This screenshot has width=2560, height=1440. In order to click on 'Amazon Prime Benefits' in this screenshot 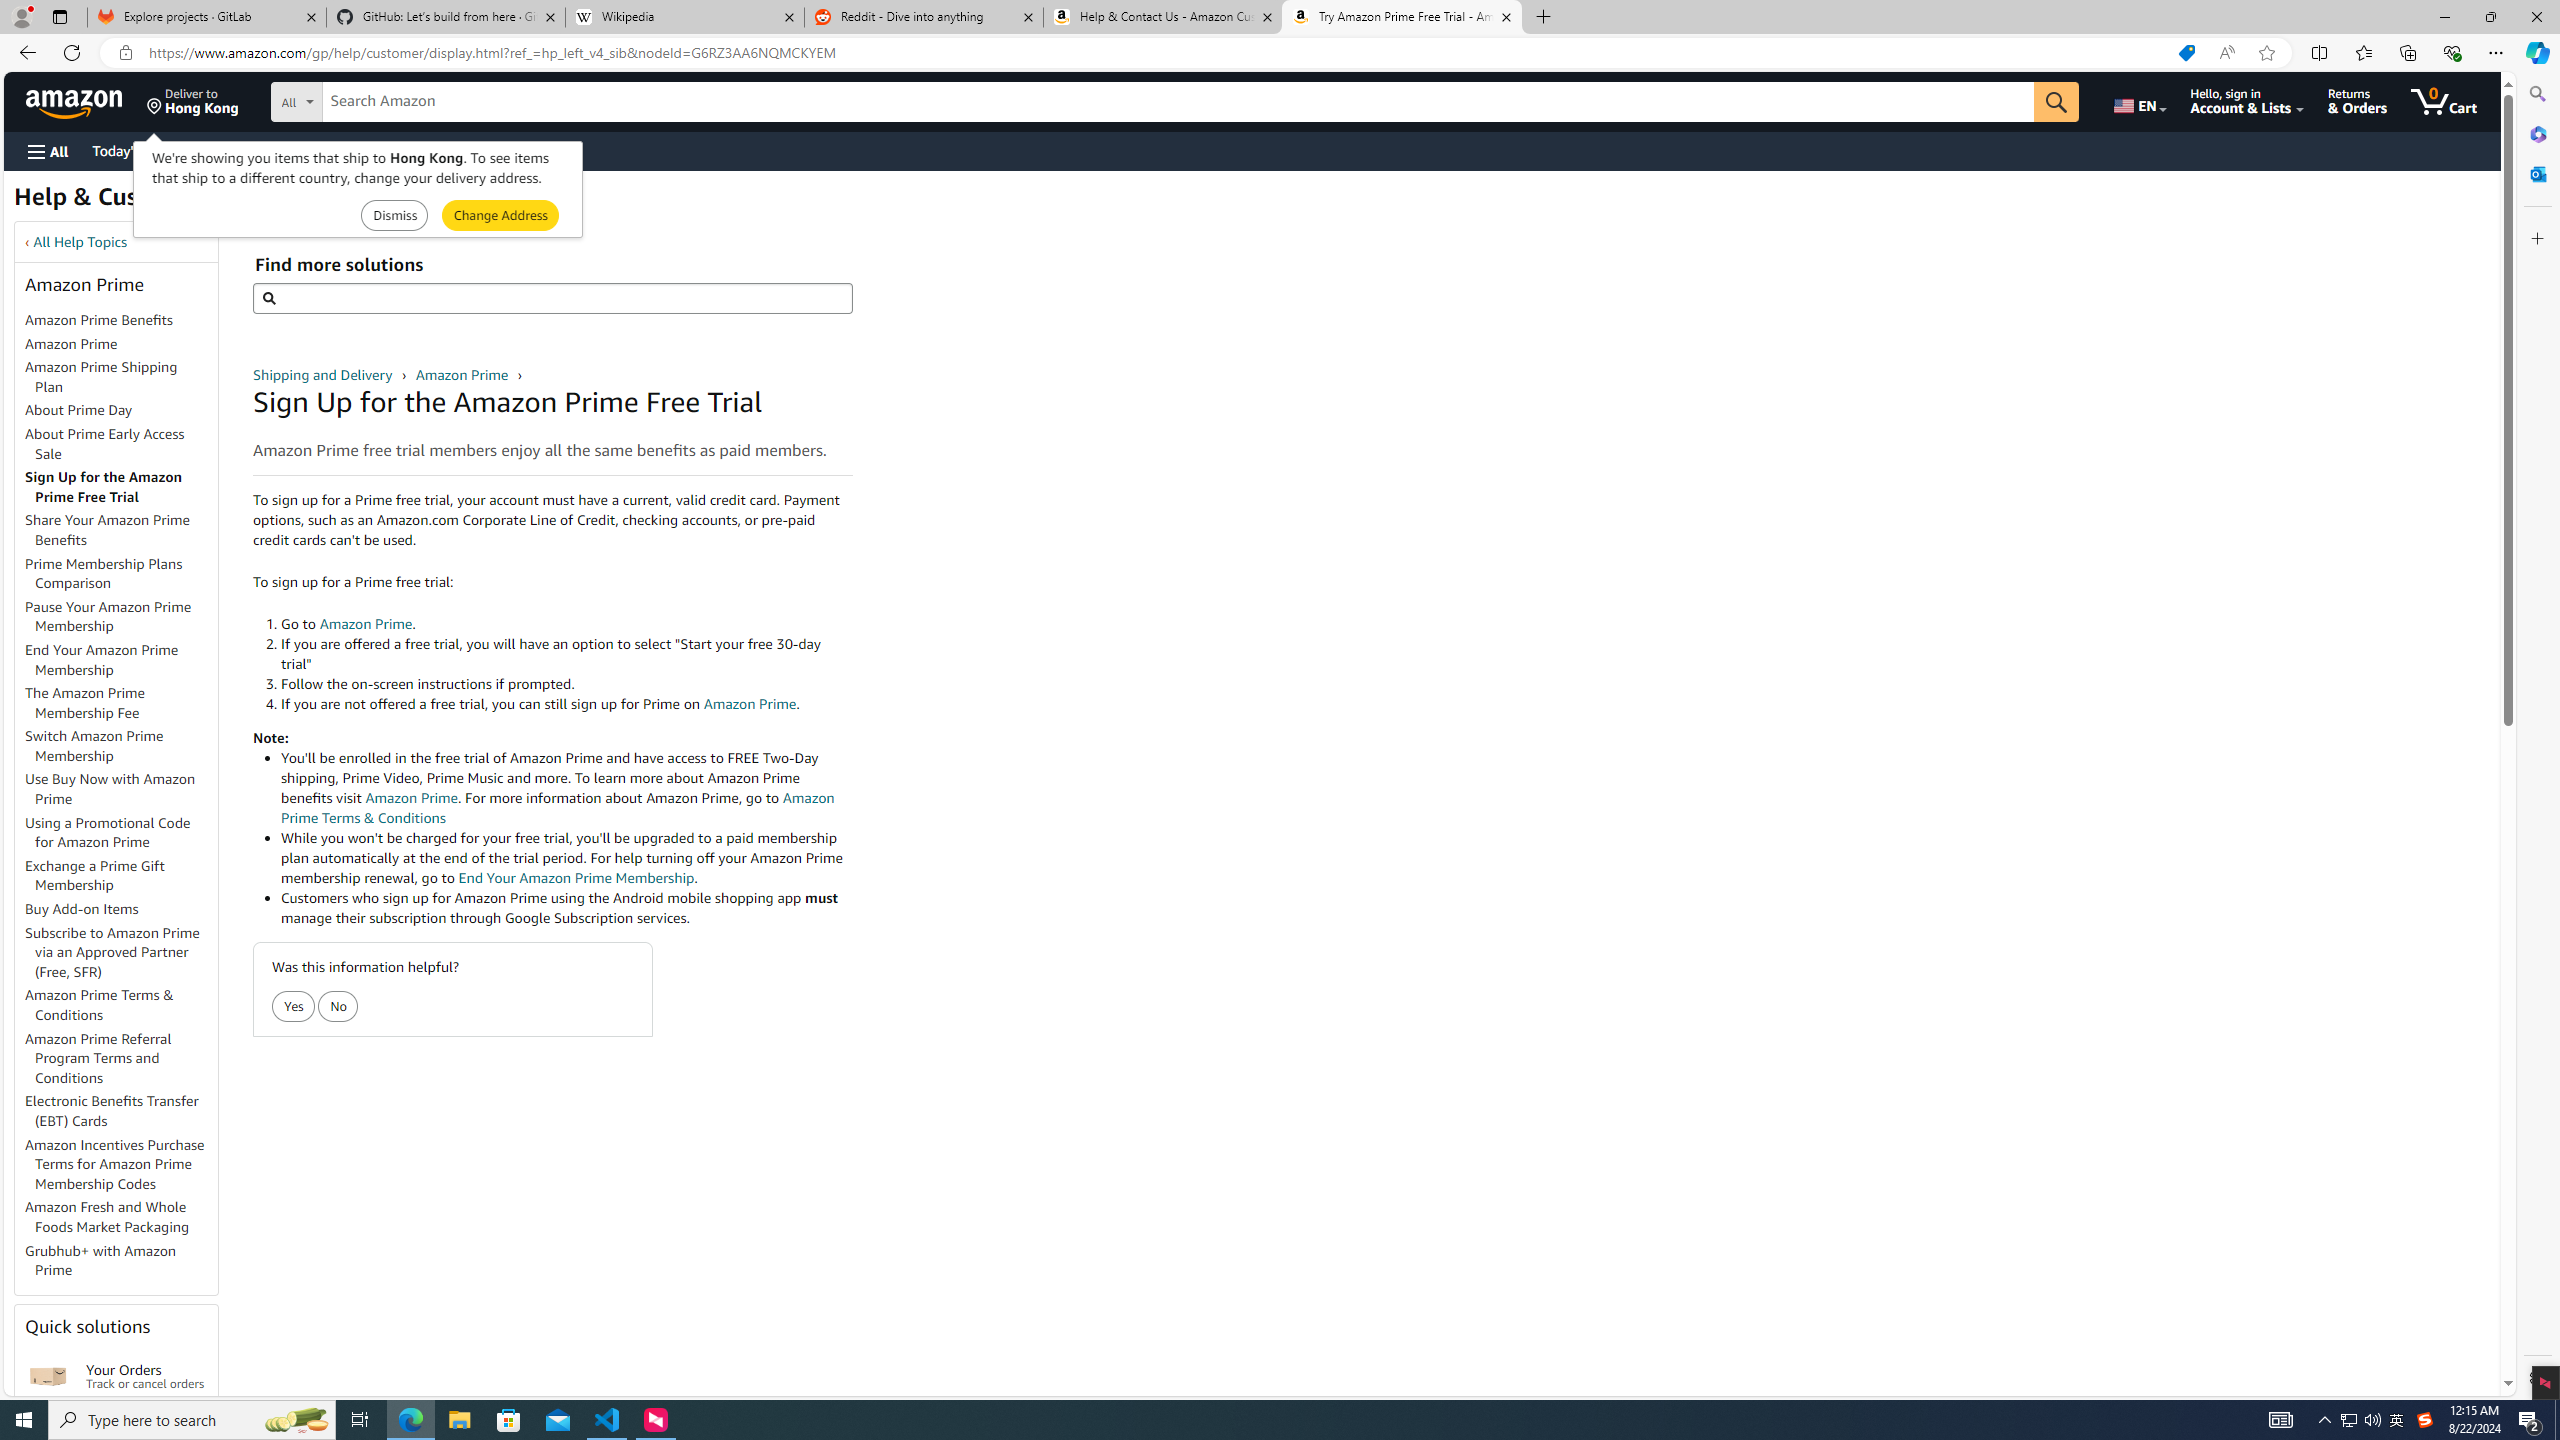, I will do `click(98, 318)`.